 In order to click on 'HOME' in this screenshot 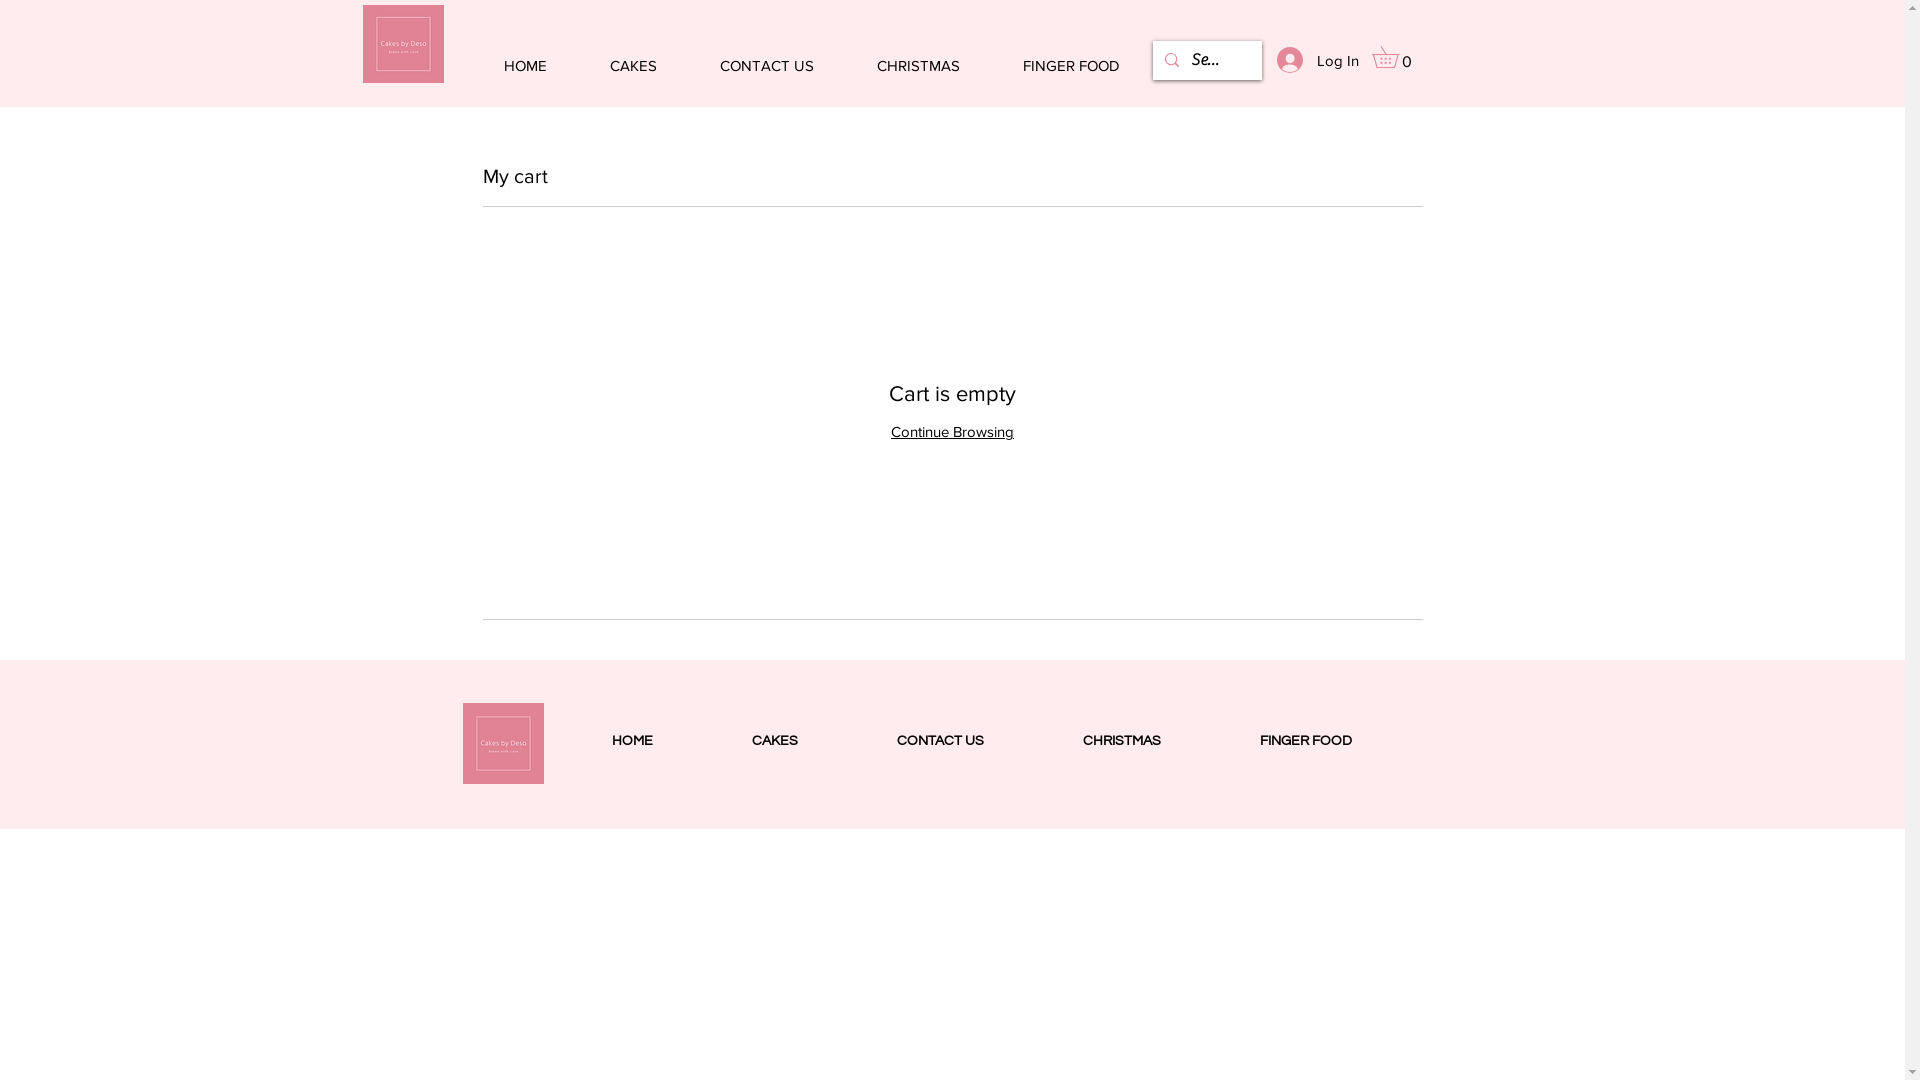, I will do `click(631, 740)`.